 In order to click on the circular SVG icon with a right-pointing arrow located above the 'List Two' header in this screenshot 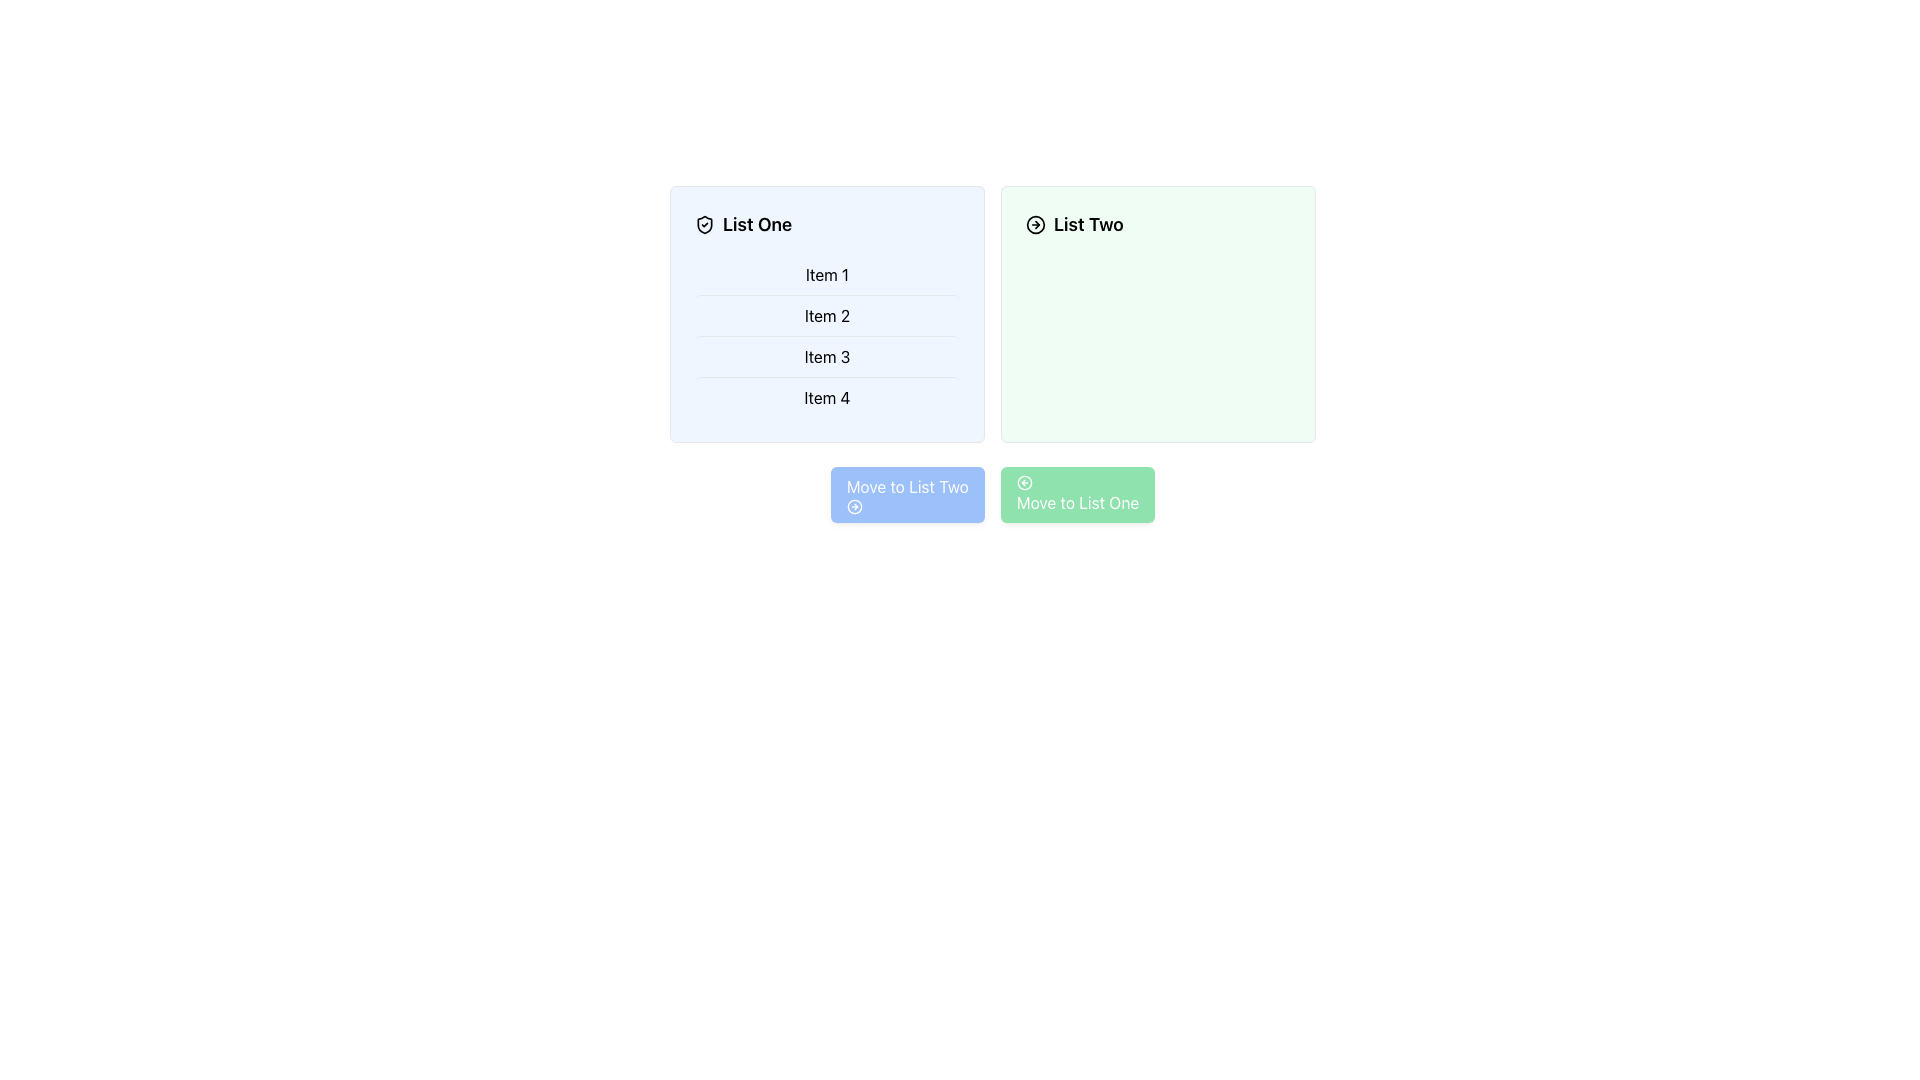, I will do `click(1036, 224)`.